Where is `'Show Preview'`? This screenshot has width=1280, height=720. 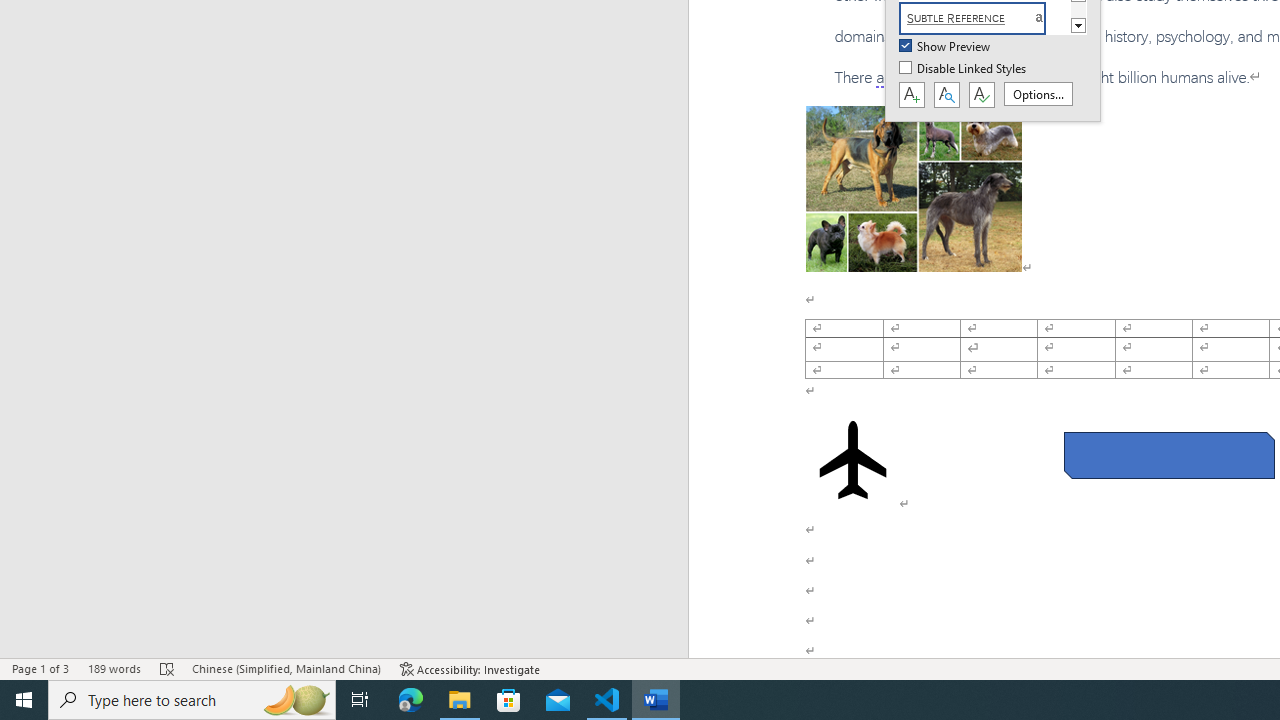
'Show Preview' is located at coordinates (945, 46).